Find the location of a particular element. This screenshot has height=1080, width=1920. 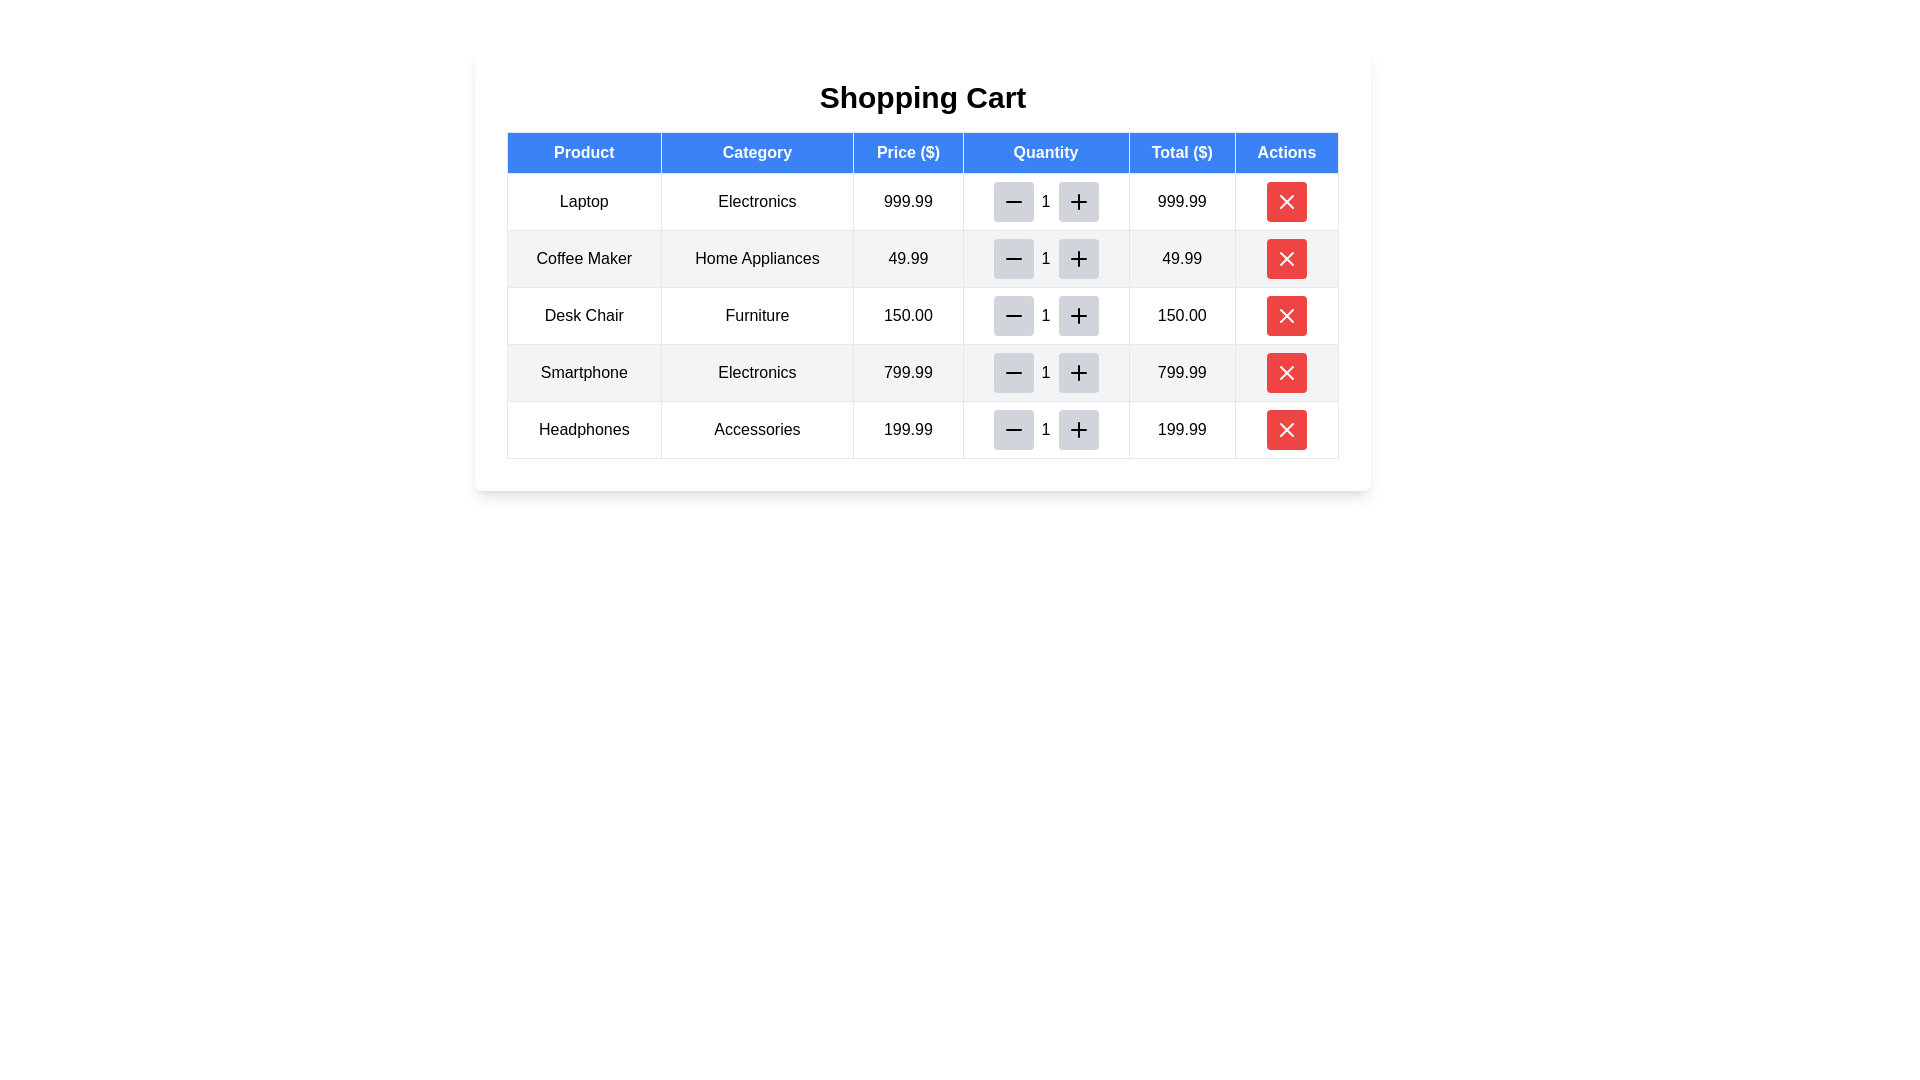

the increment button located in the Quantity column of the fourth row in the shopping cart table for the 'Smartphone' product to increase the quantity is located at coordinates (1077, 373).